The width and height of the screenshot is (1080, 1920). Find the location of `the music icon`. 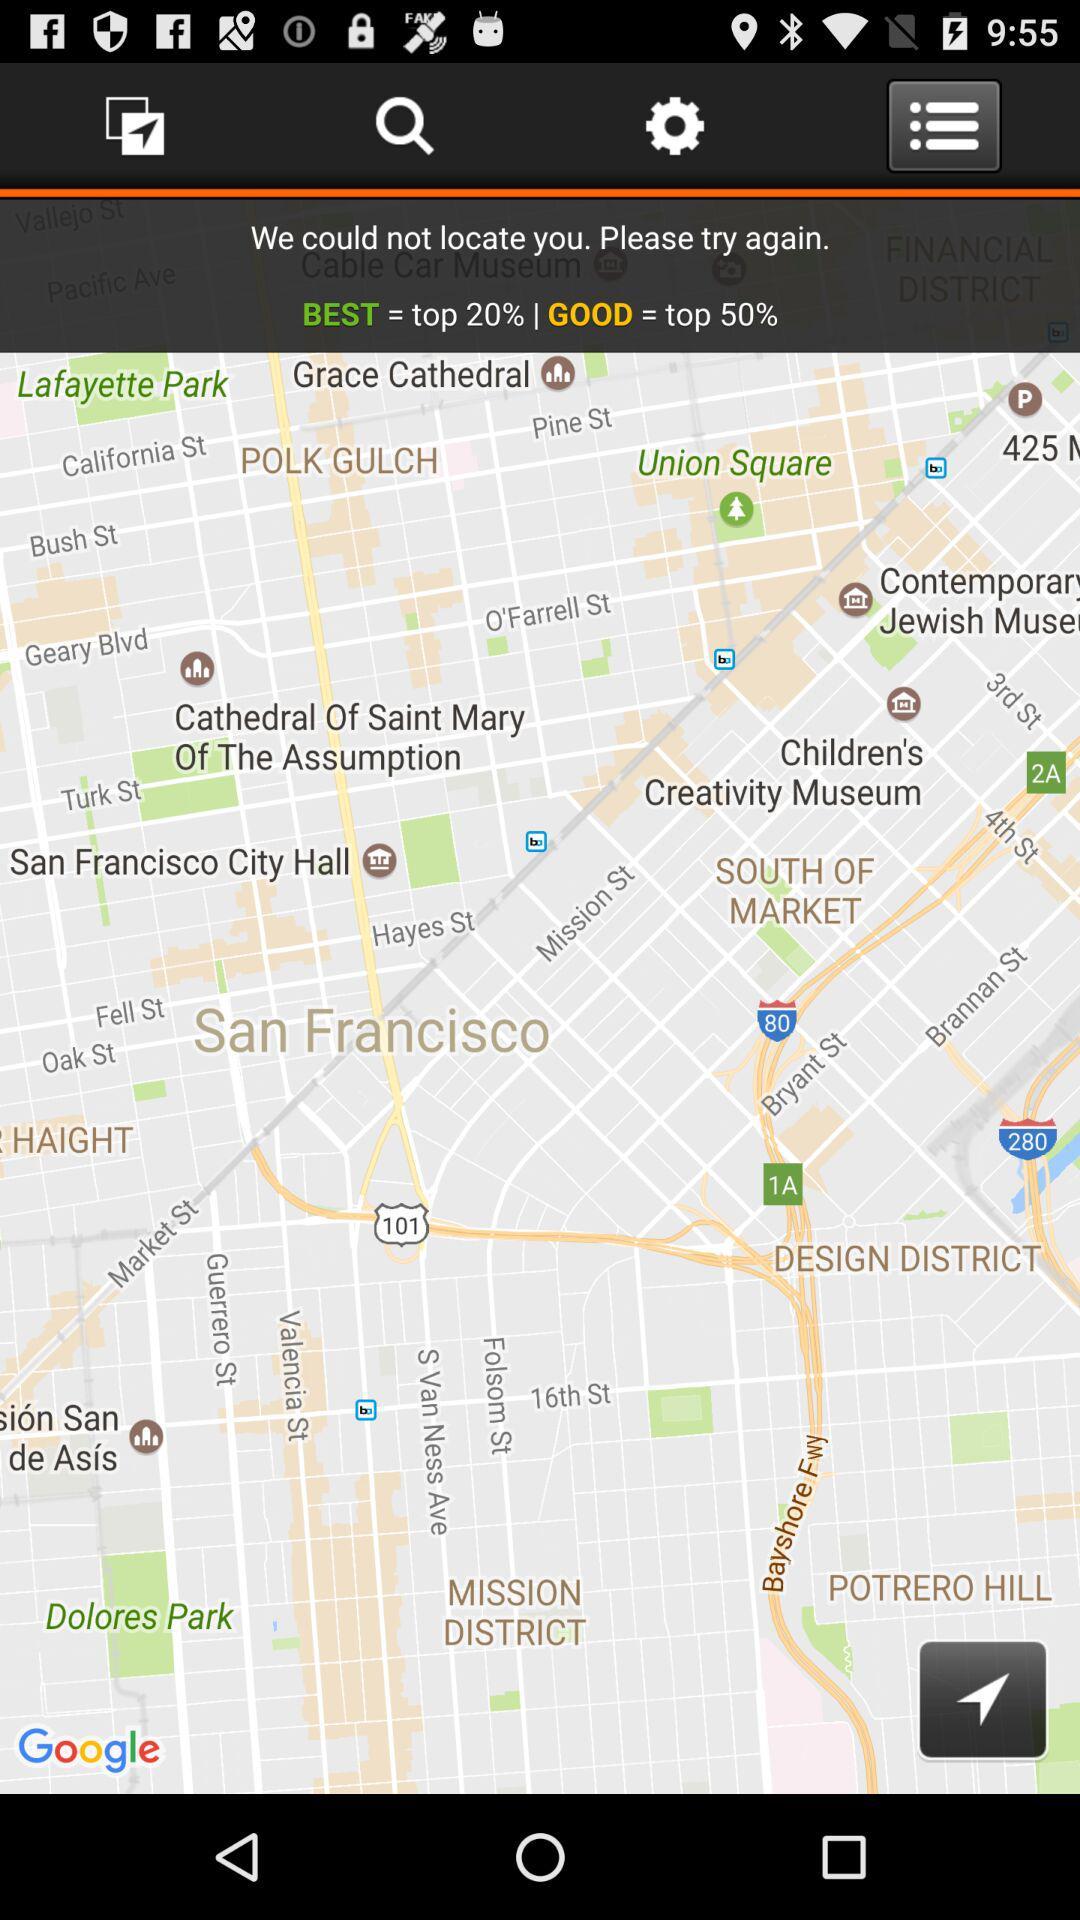

the music icon is located at coordinates (135, 133).